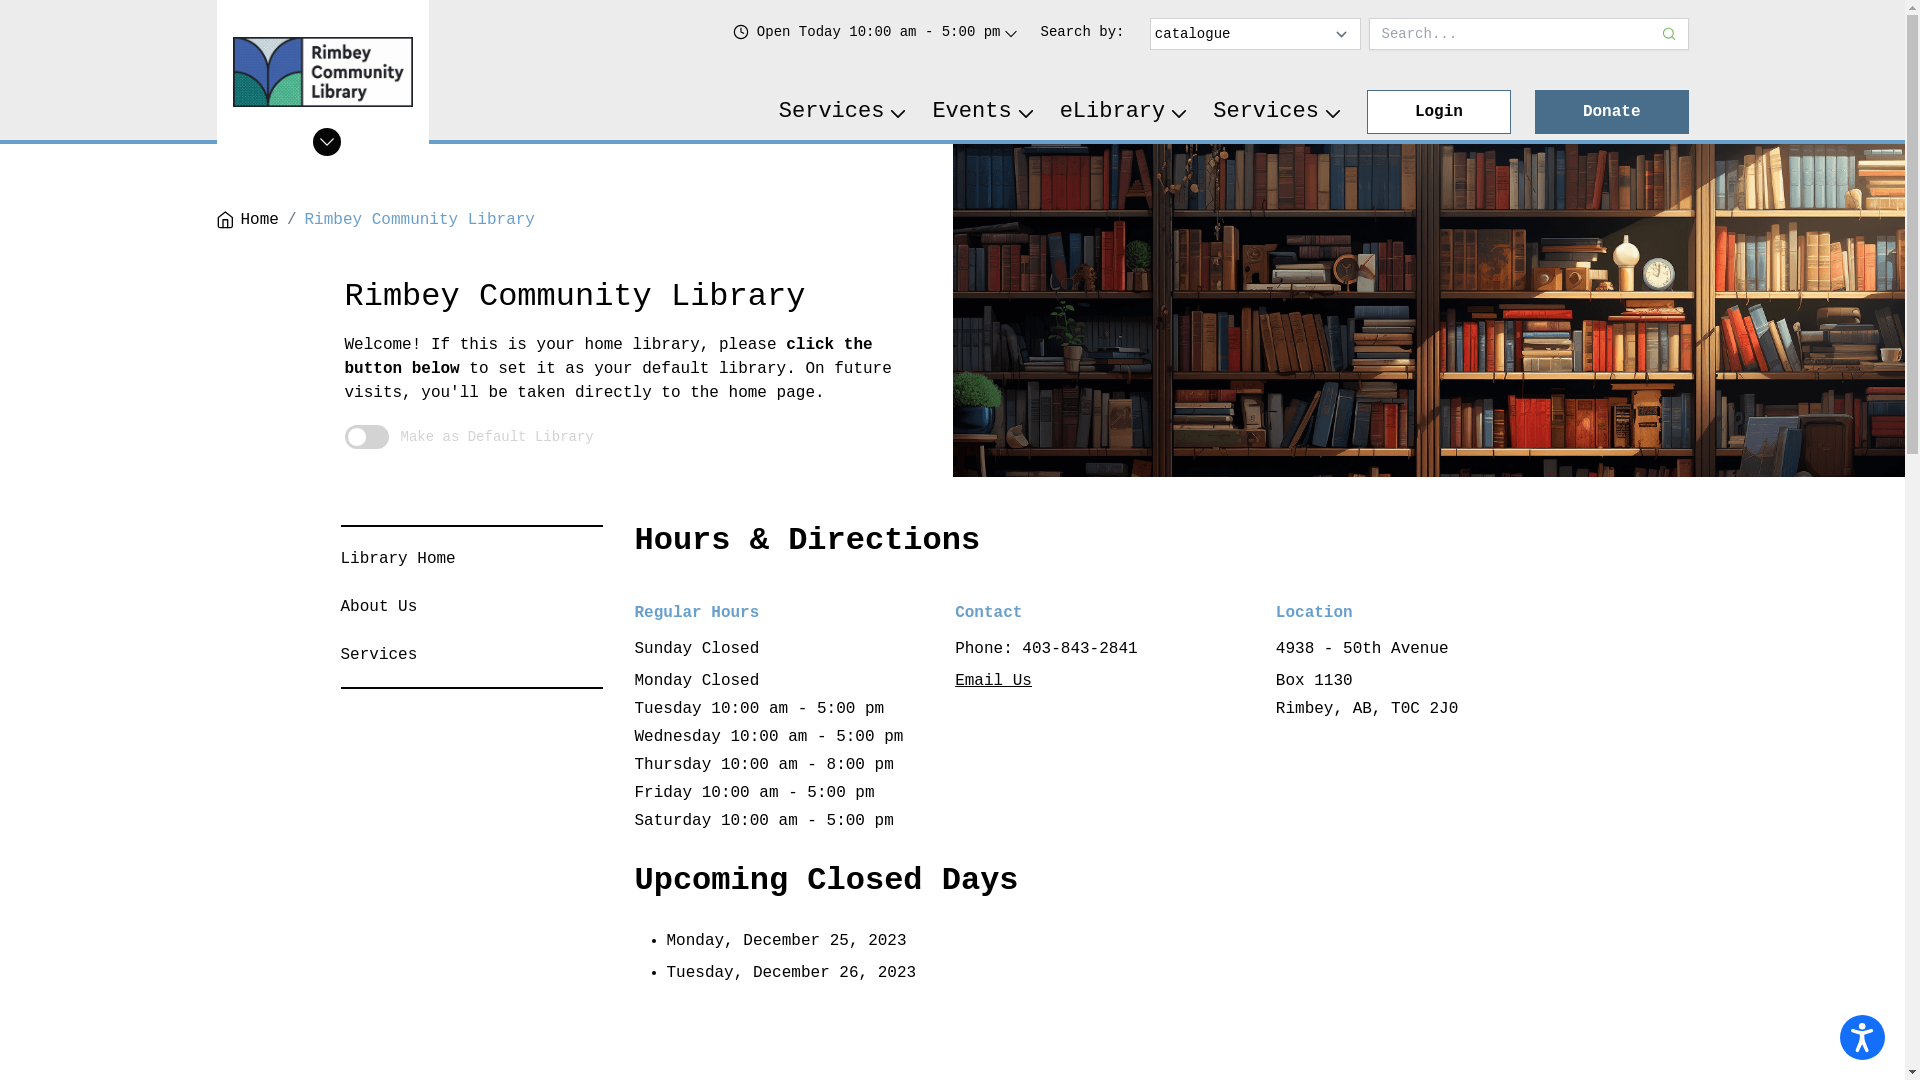  I want to click on 'Events', so click(983, 111).